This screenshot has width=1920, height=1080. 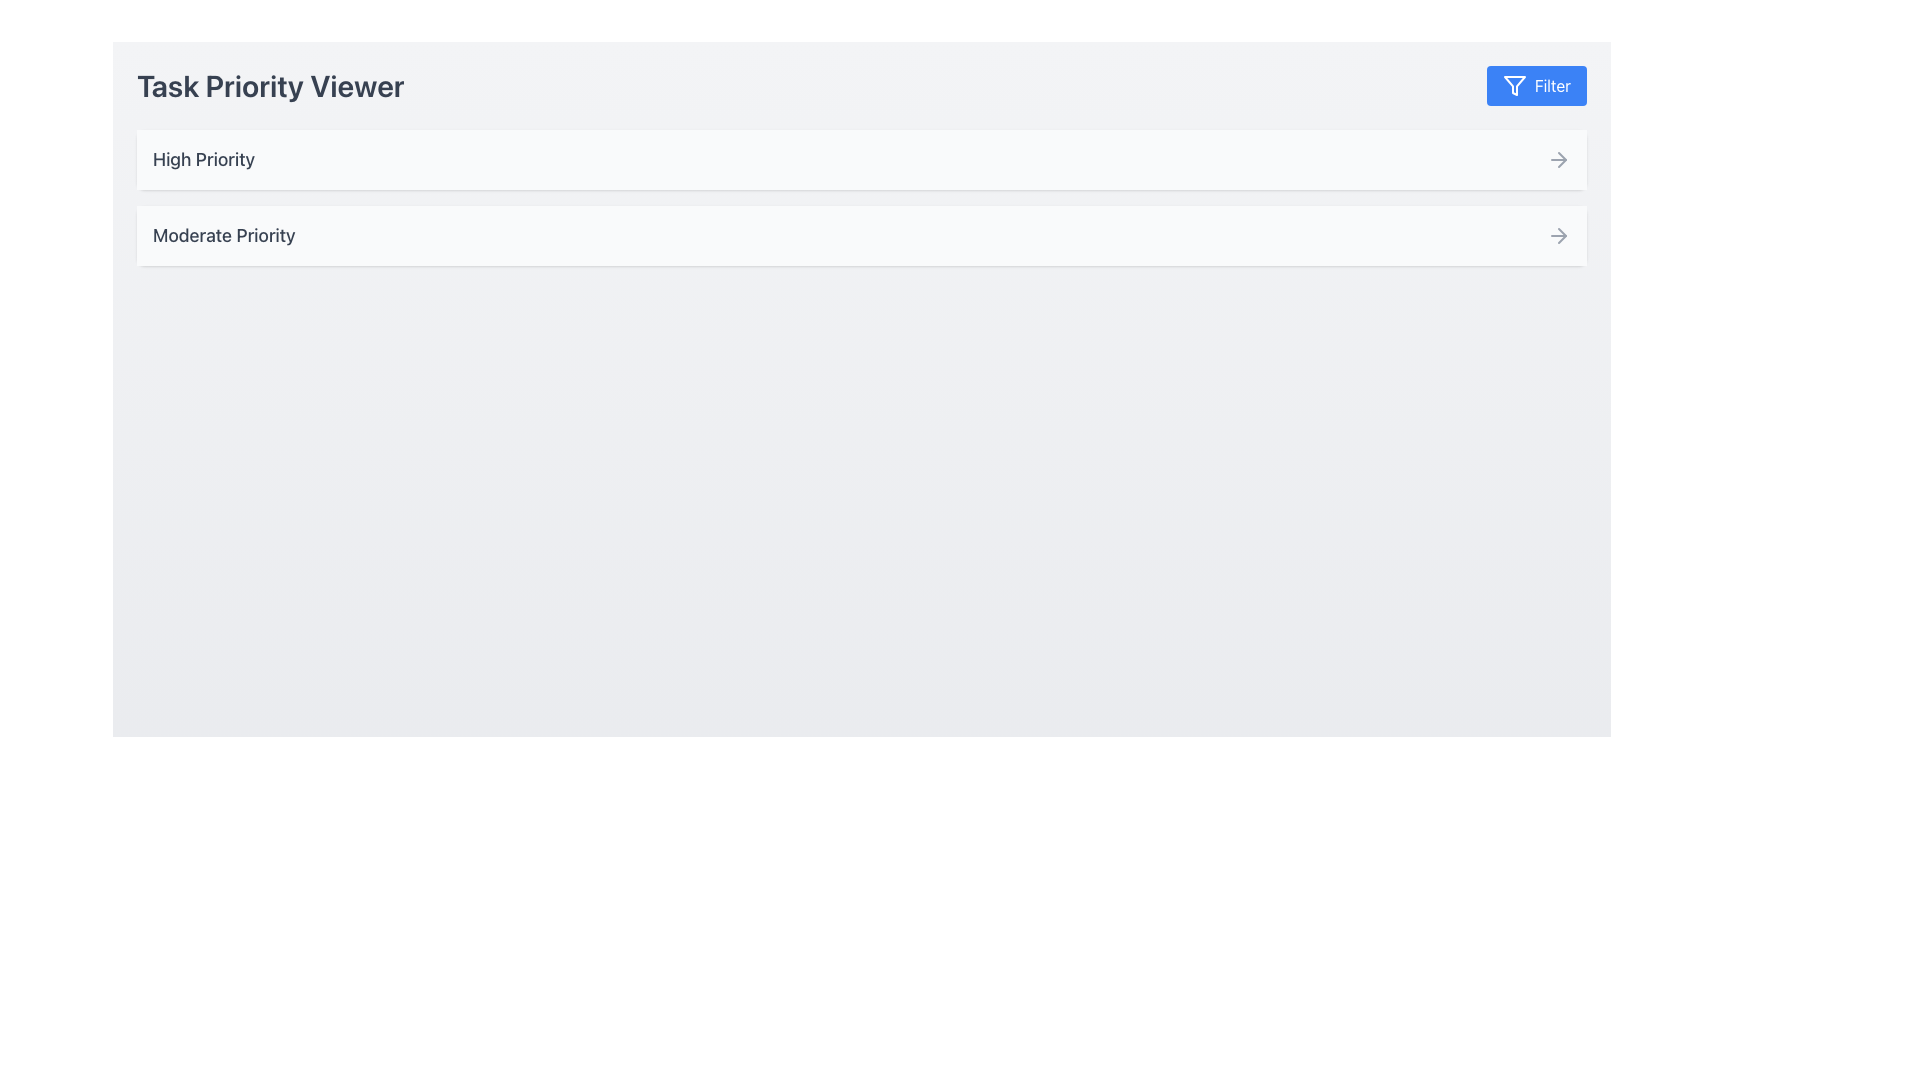 What do you see at coordinates (1514, 84) in the screenshot?
I see `the blue 'Filter' button featuring a funnel icon located at the upper-right corner of the 'Task Priority Viewer' header` at bounding box center [1514, 84].